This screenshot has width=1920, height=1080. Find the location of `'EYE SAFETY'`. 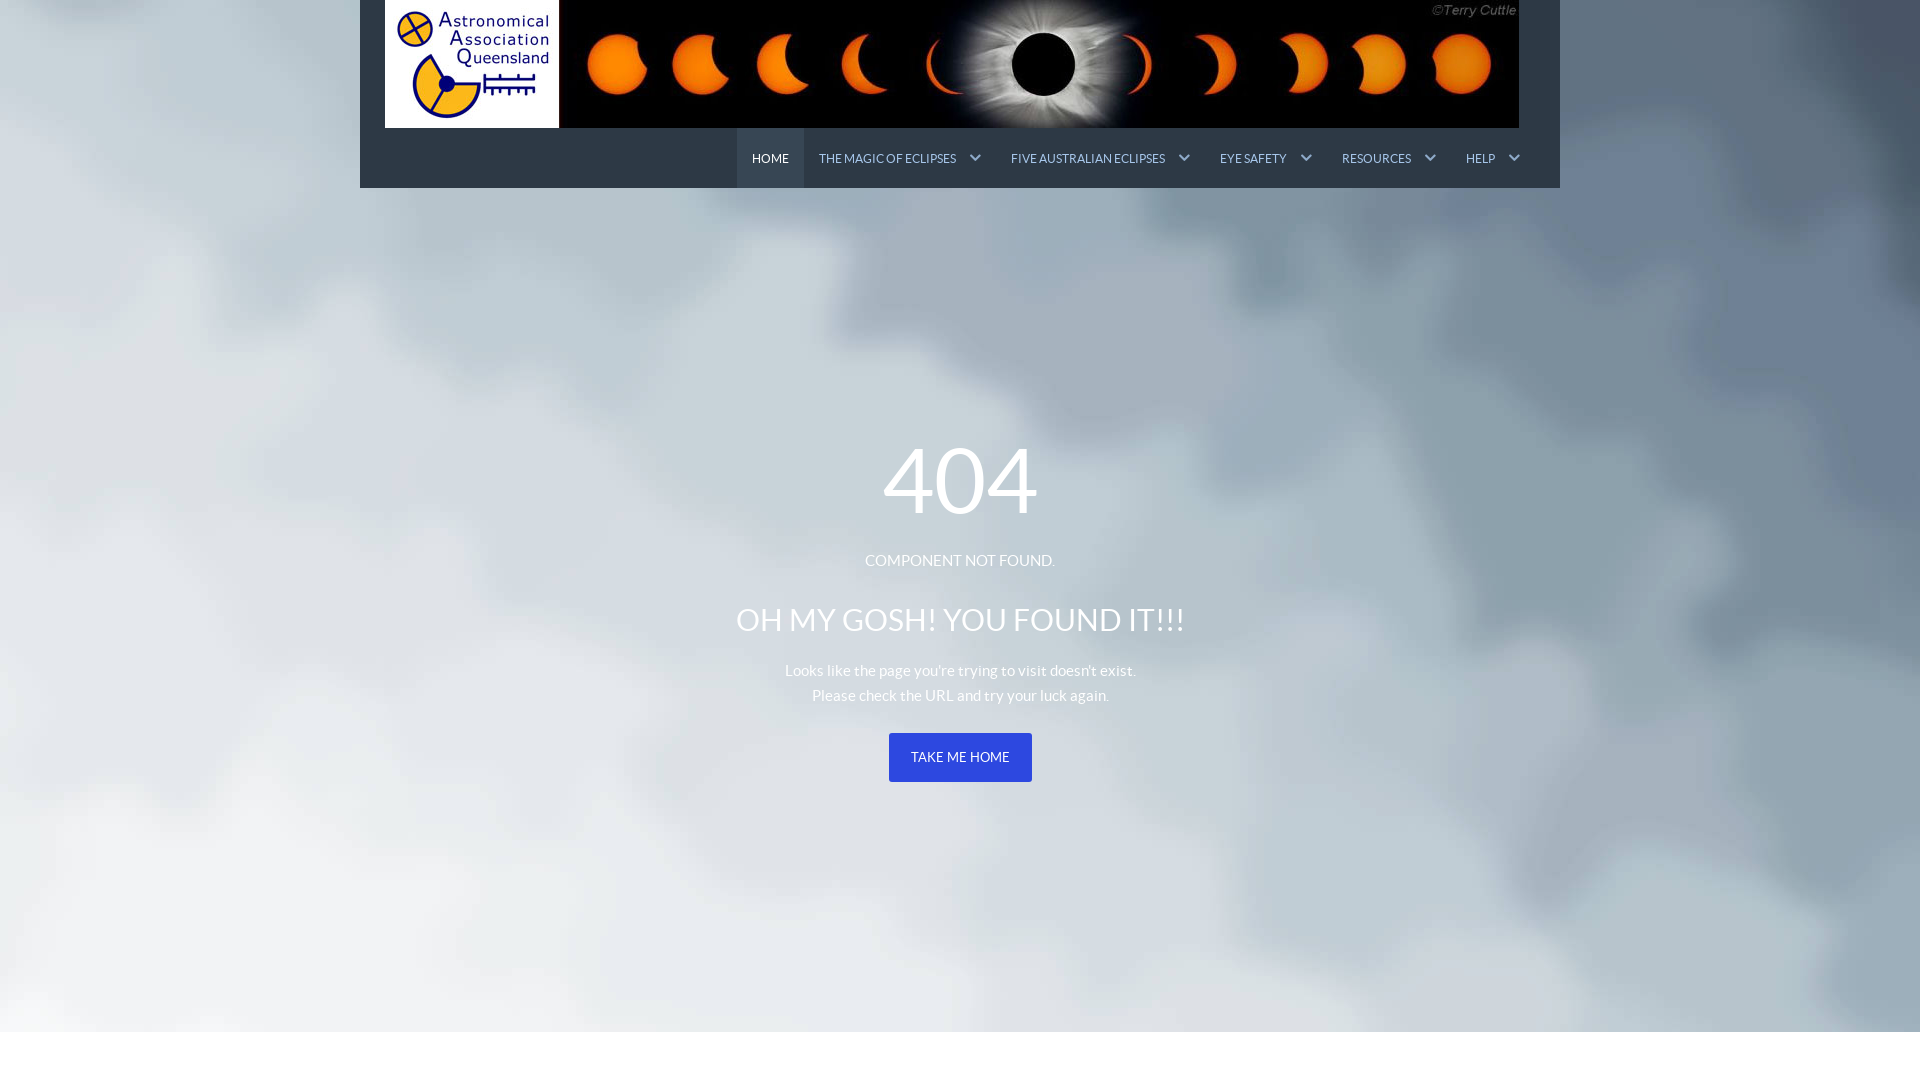

'EYE SAFETY' is located at coordinates (1265, 157).